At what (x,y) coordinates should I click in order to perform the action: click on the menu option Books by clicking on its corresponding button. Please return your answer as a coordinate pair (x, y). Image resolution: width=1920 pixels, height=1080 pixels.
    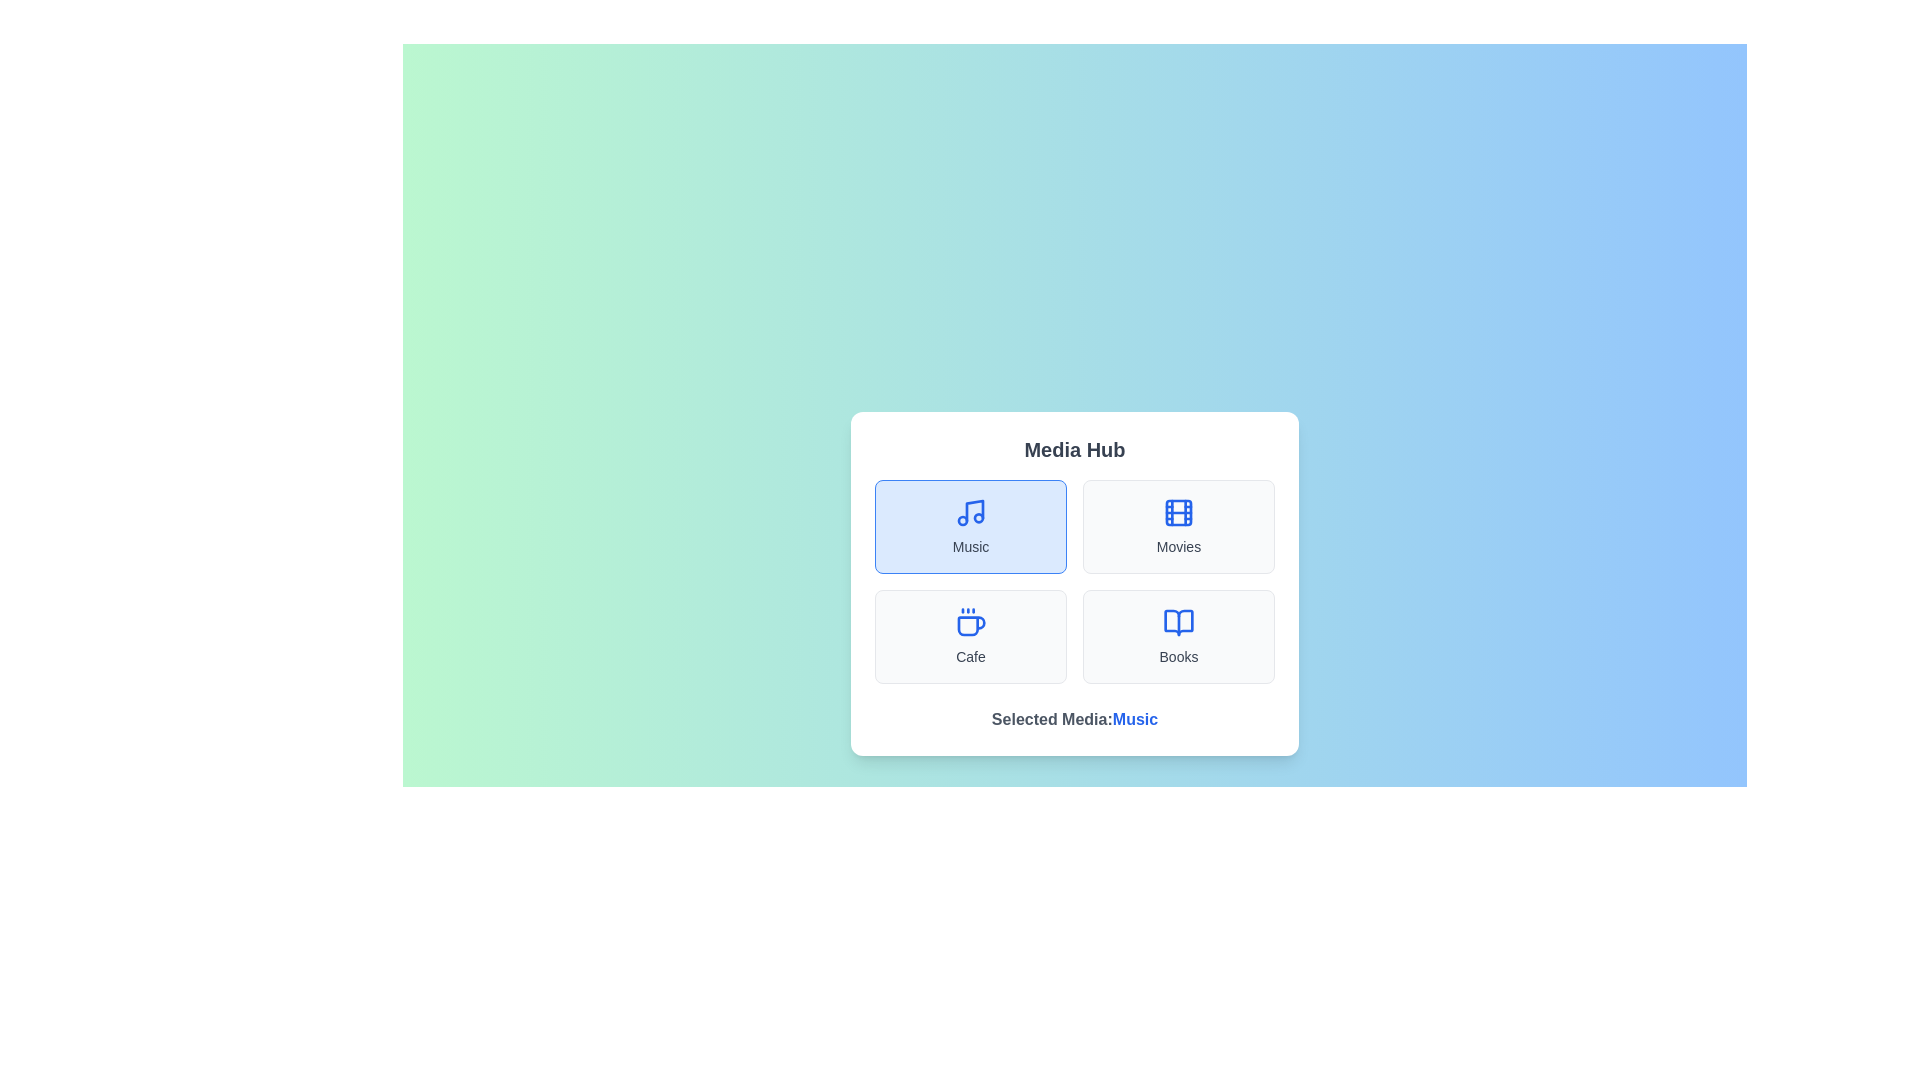
    Looking at the image, I should click on (1179, 636).